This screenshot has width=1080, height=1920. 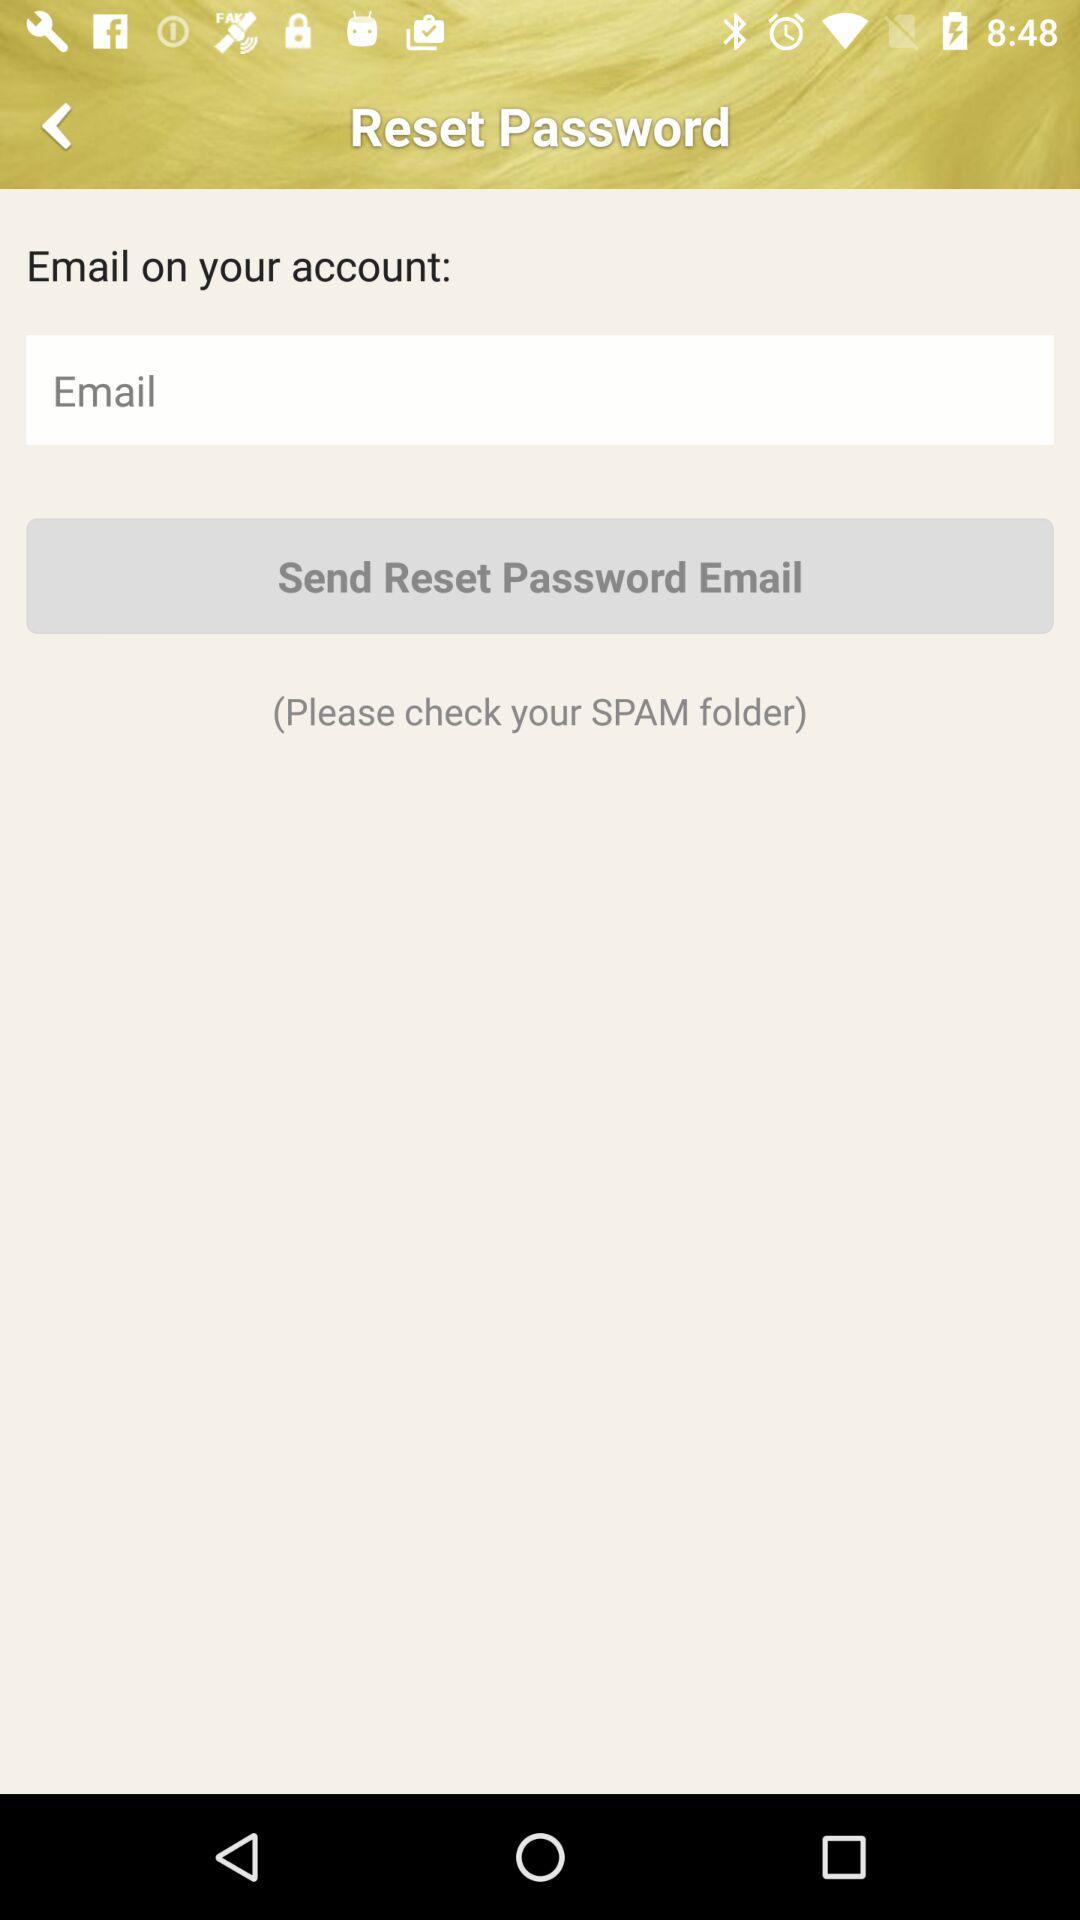 I want to click on previous, so click(x=59, y=124).